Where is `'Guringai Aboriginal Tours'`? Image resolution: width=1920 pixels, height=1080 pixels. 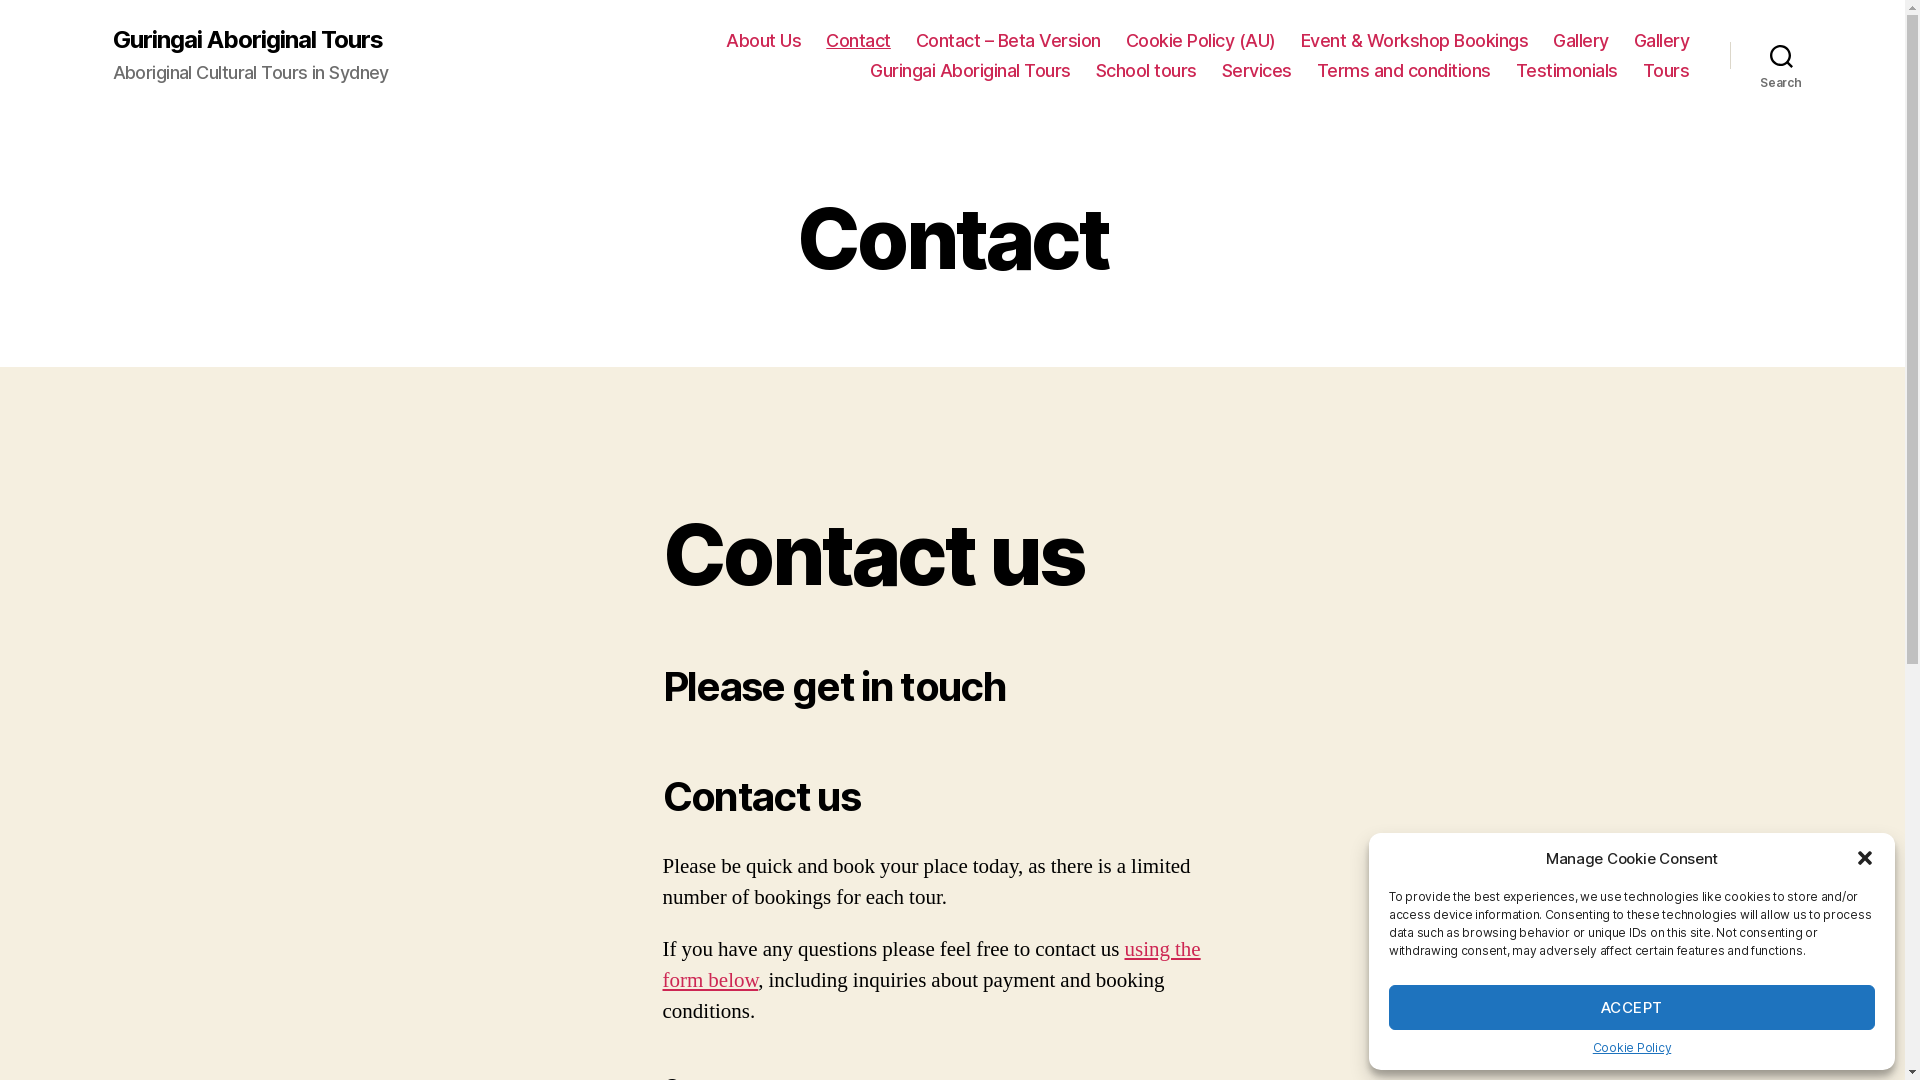
'Guringai Aboriginal Tours' is located at coordinates (245, 39).